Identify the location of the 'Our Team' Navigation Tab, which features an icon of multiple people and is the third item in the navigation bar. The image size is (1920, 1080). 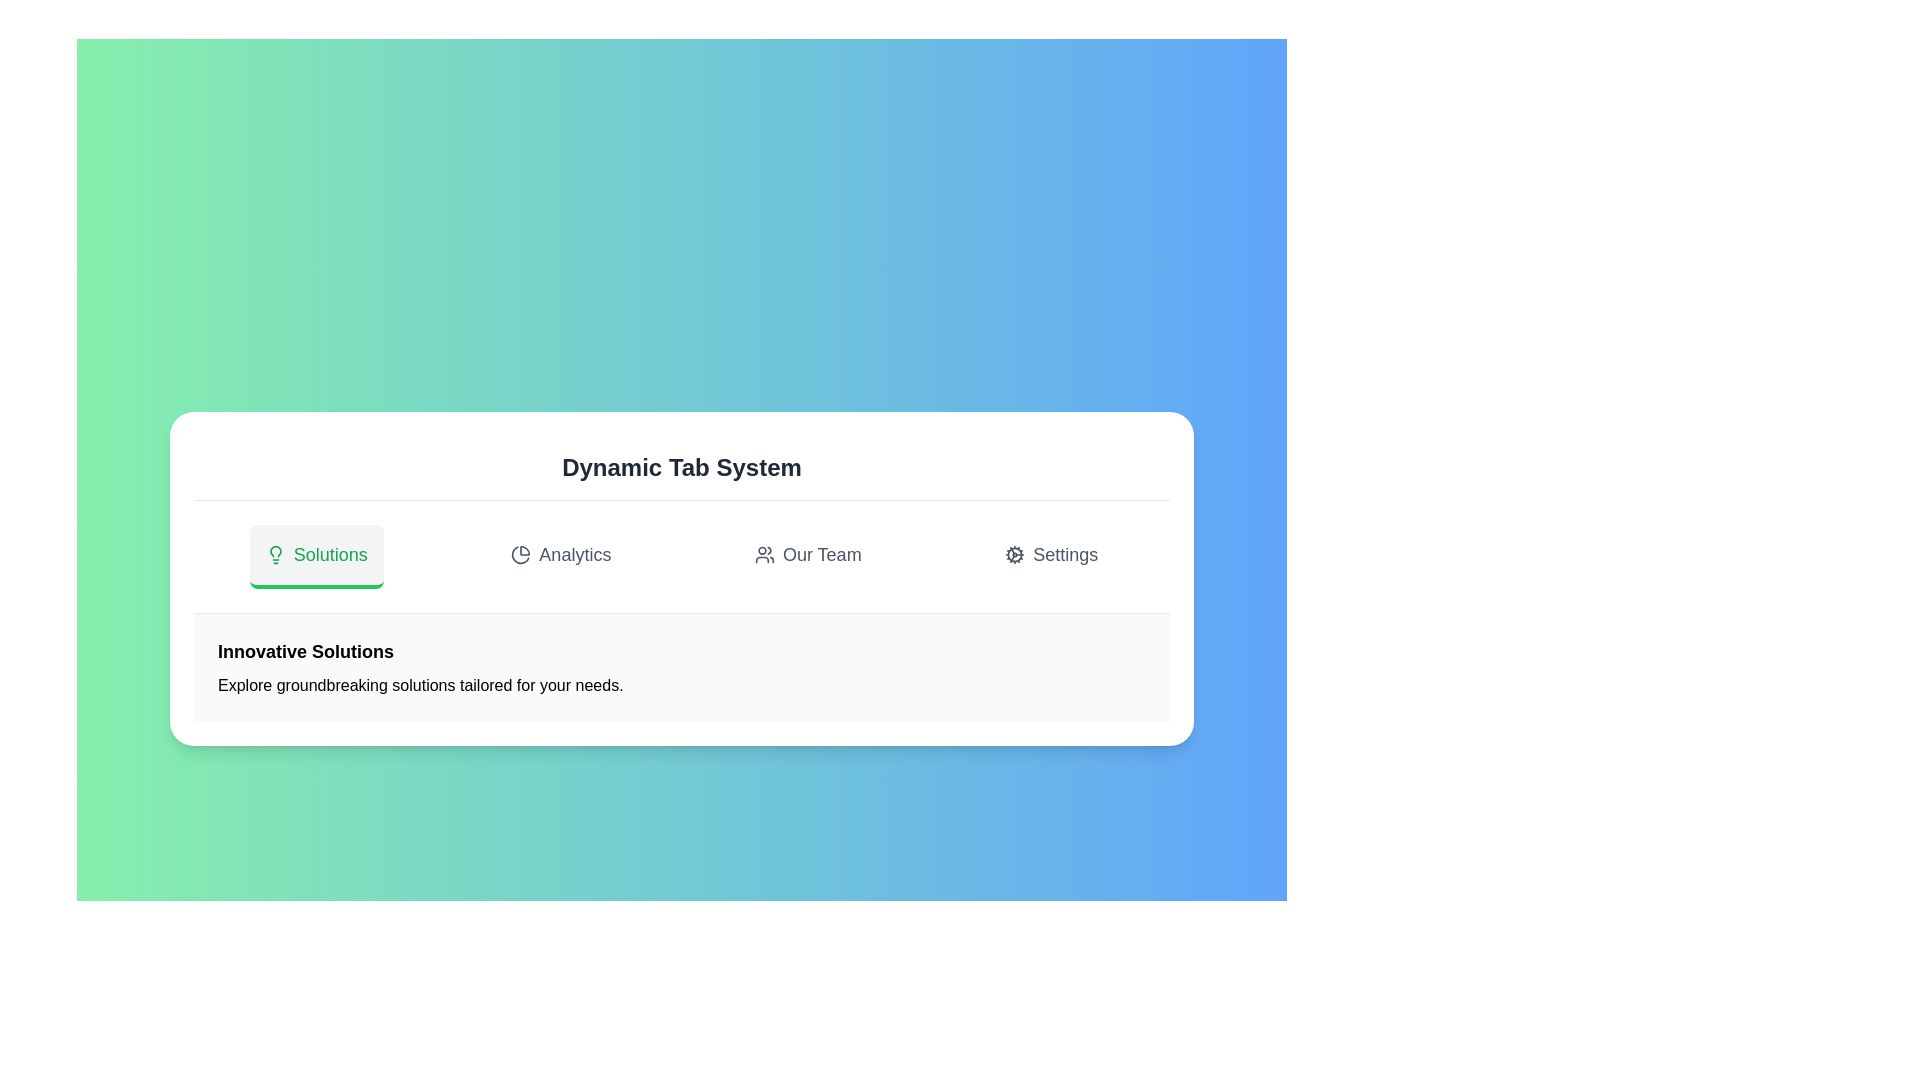
(808, 556).